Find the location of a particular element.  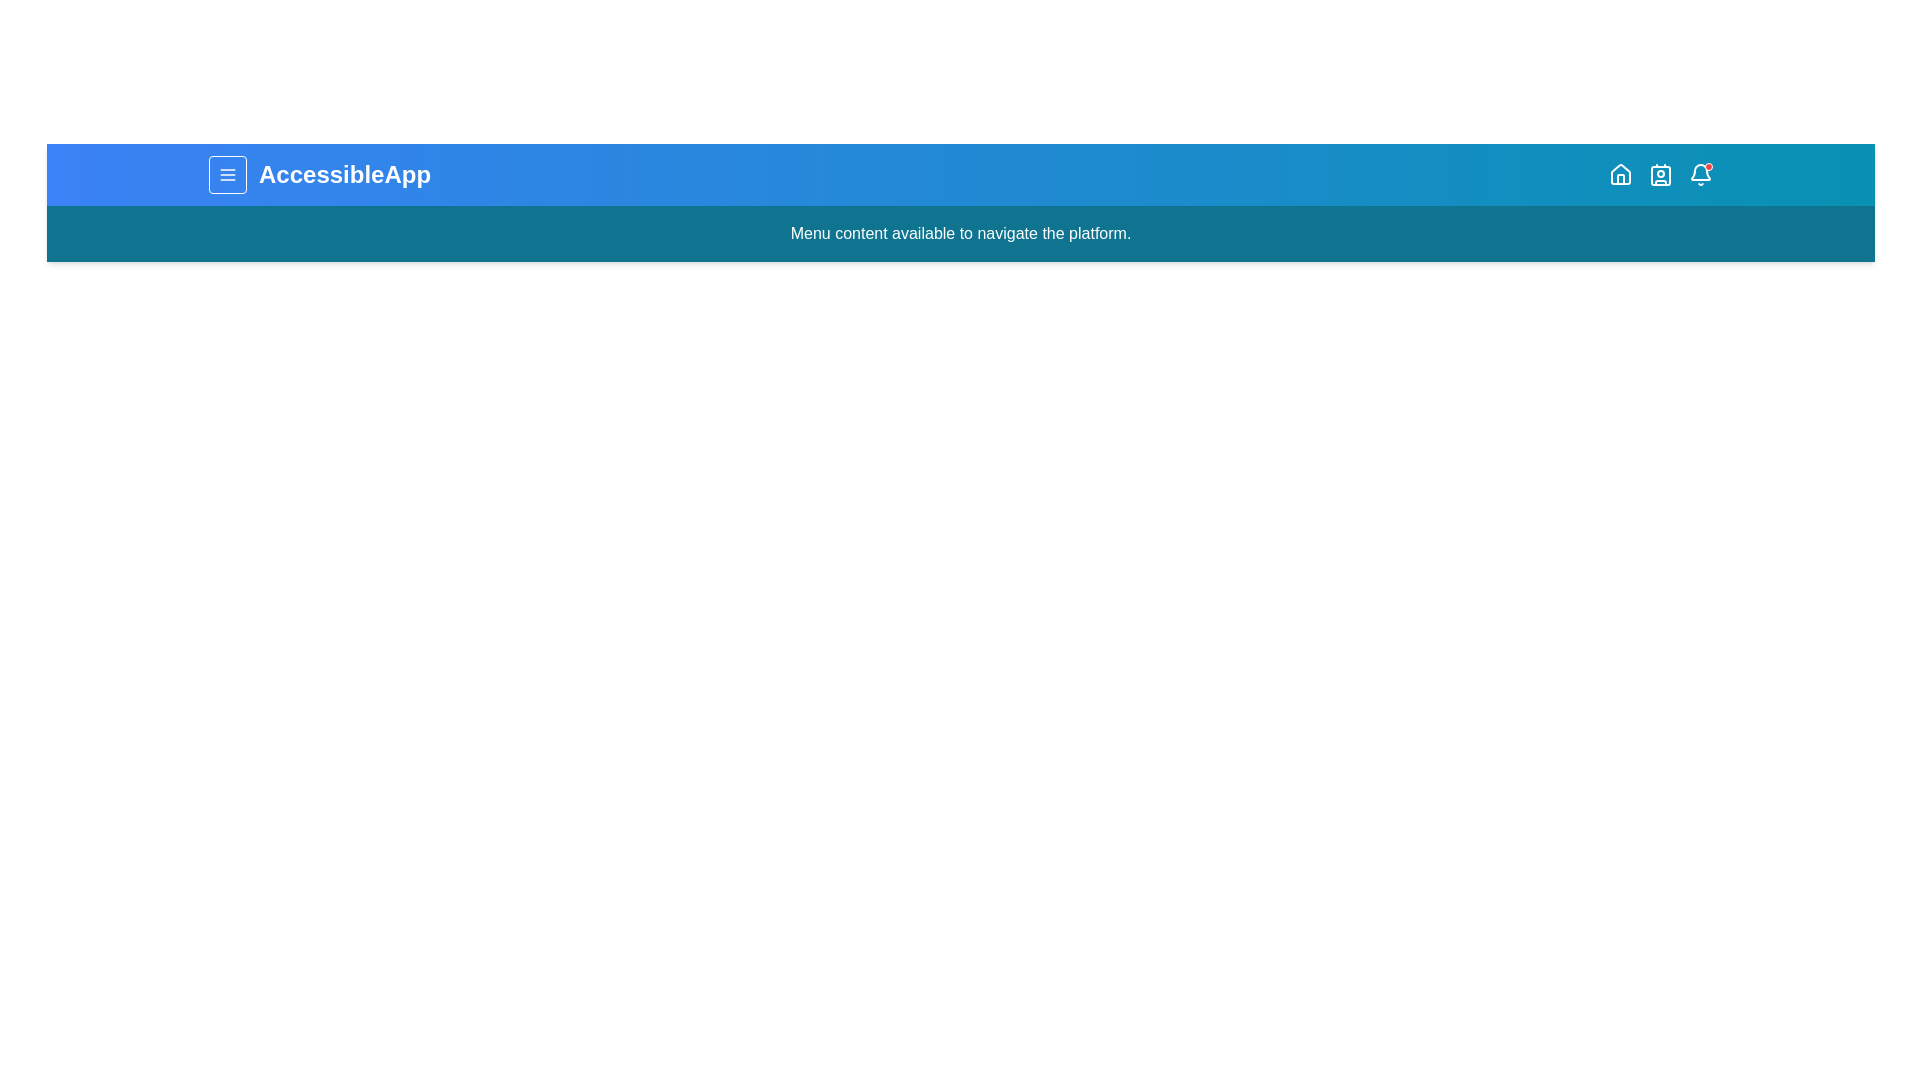

the Bell icon to check notifications is located at coordinates (1699, 173).